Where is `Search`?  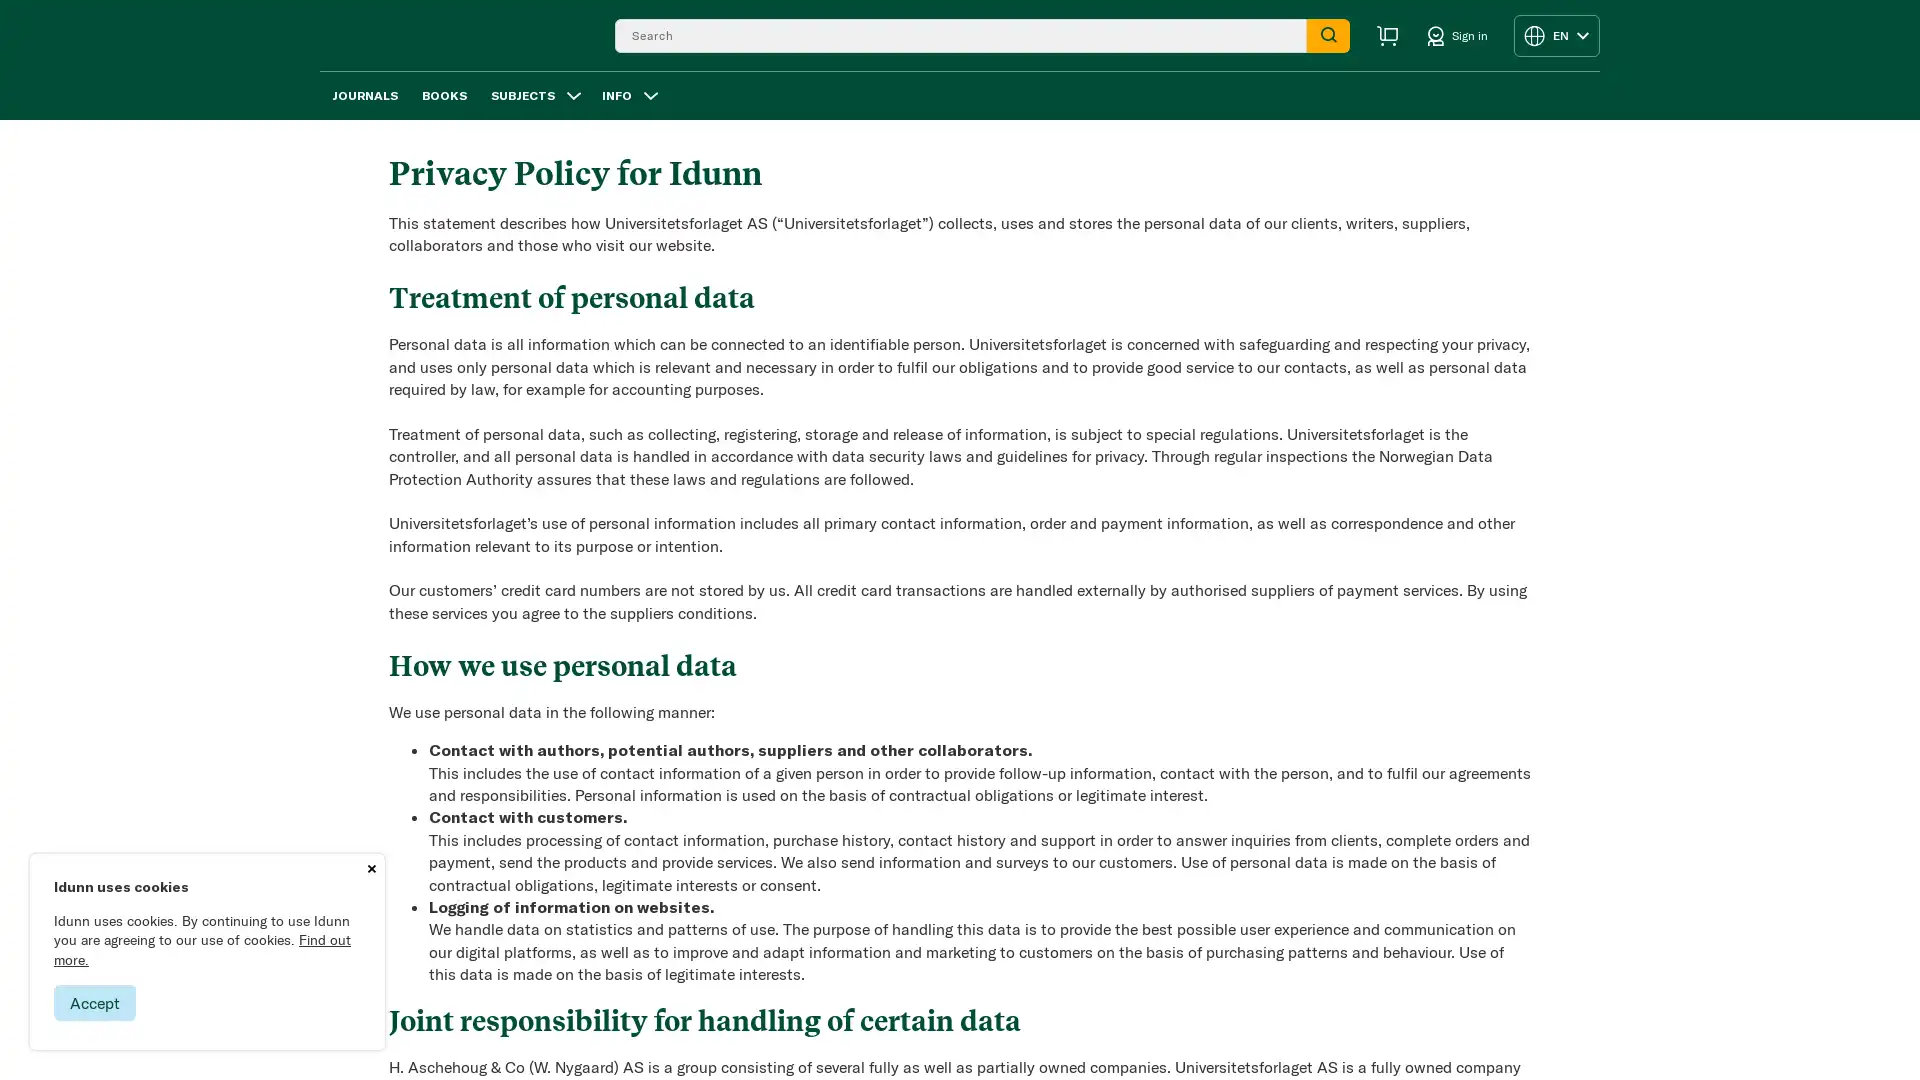 Search is located at coordinates (1328, 34).